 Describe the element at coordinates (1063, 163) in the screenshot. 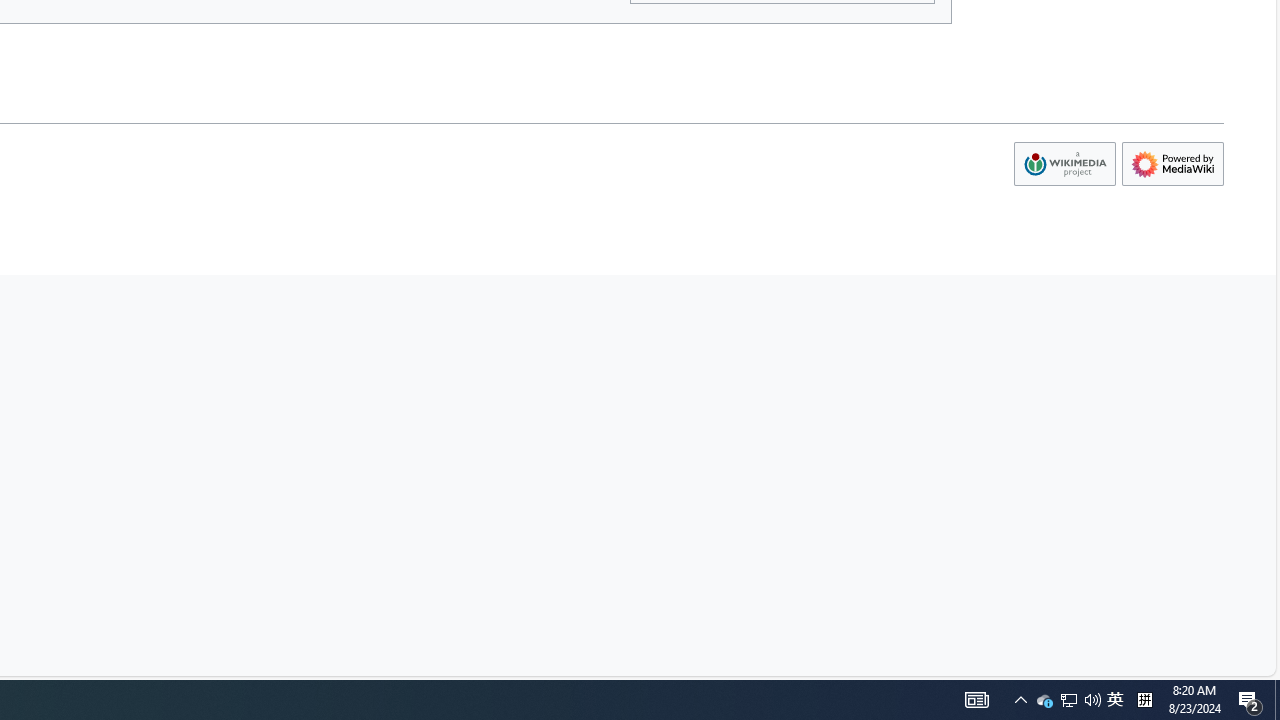

I see `'Wikimedia Foundation'` at that location.